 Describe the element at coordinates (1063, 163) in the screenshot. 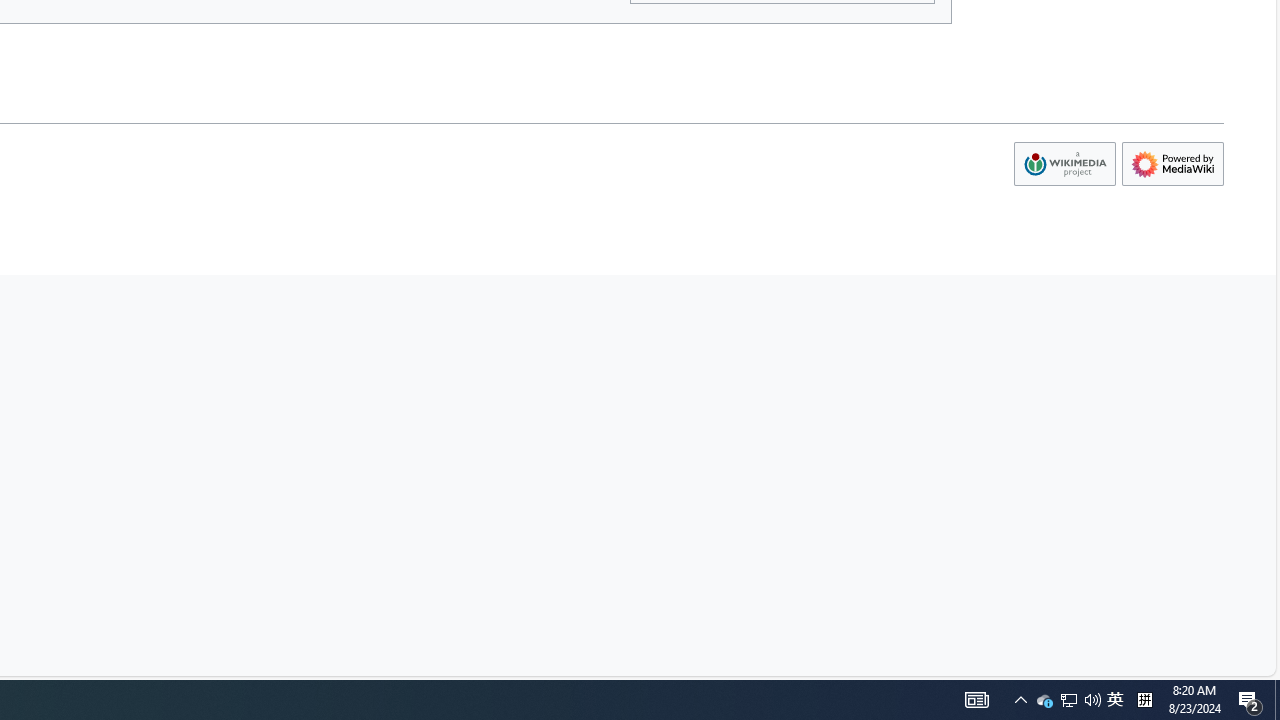

I see `'Wikimedia Foundation'` at that location.